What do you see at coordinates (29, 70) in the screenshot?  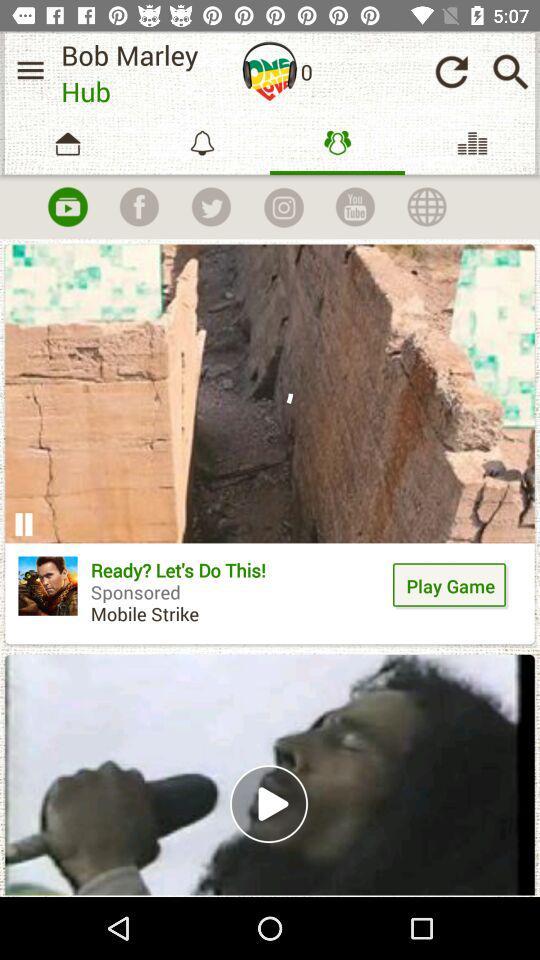 I see `the icon to the left of the bob marley item` at bounding box center [29, 70].